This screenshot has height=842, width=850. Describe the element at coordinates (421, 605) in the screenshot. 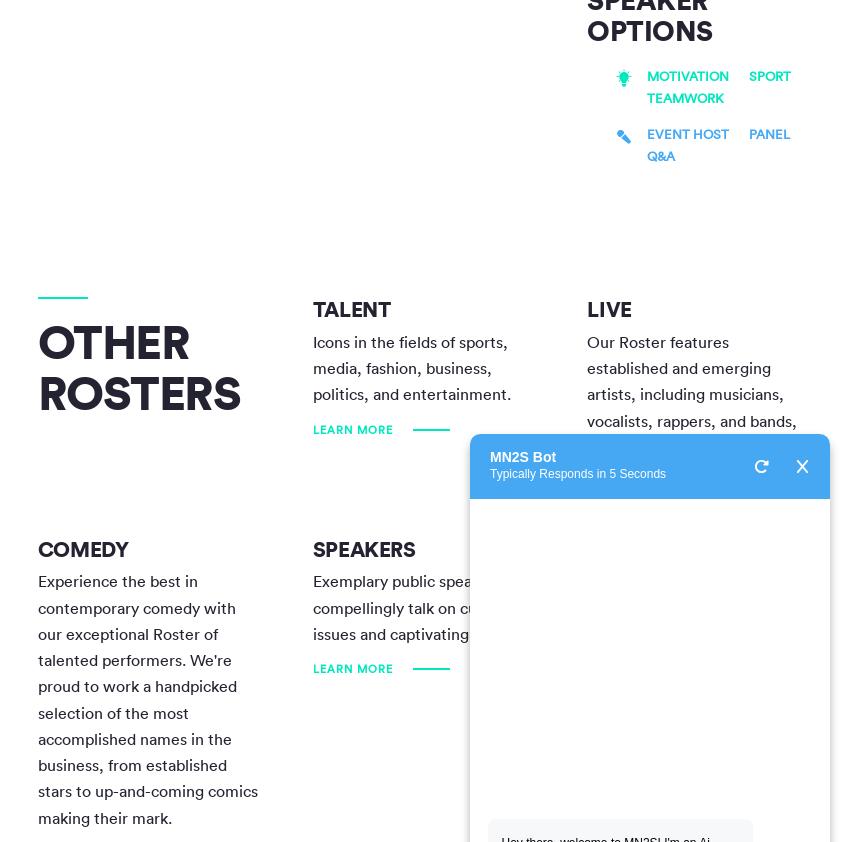

I see `'Exemplary public speakers can compellingly talk on current issues and captivating topics.'` at that location.